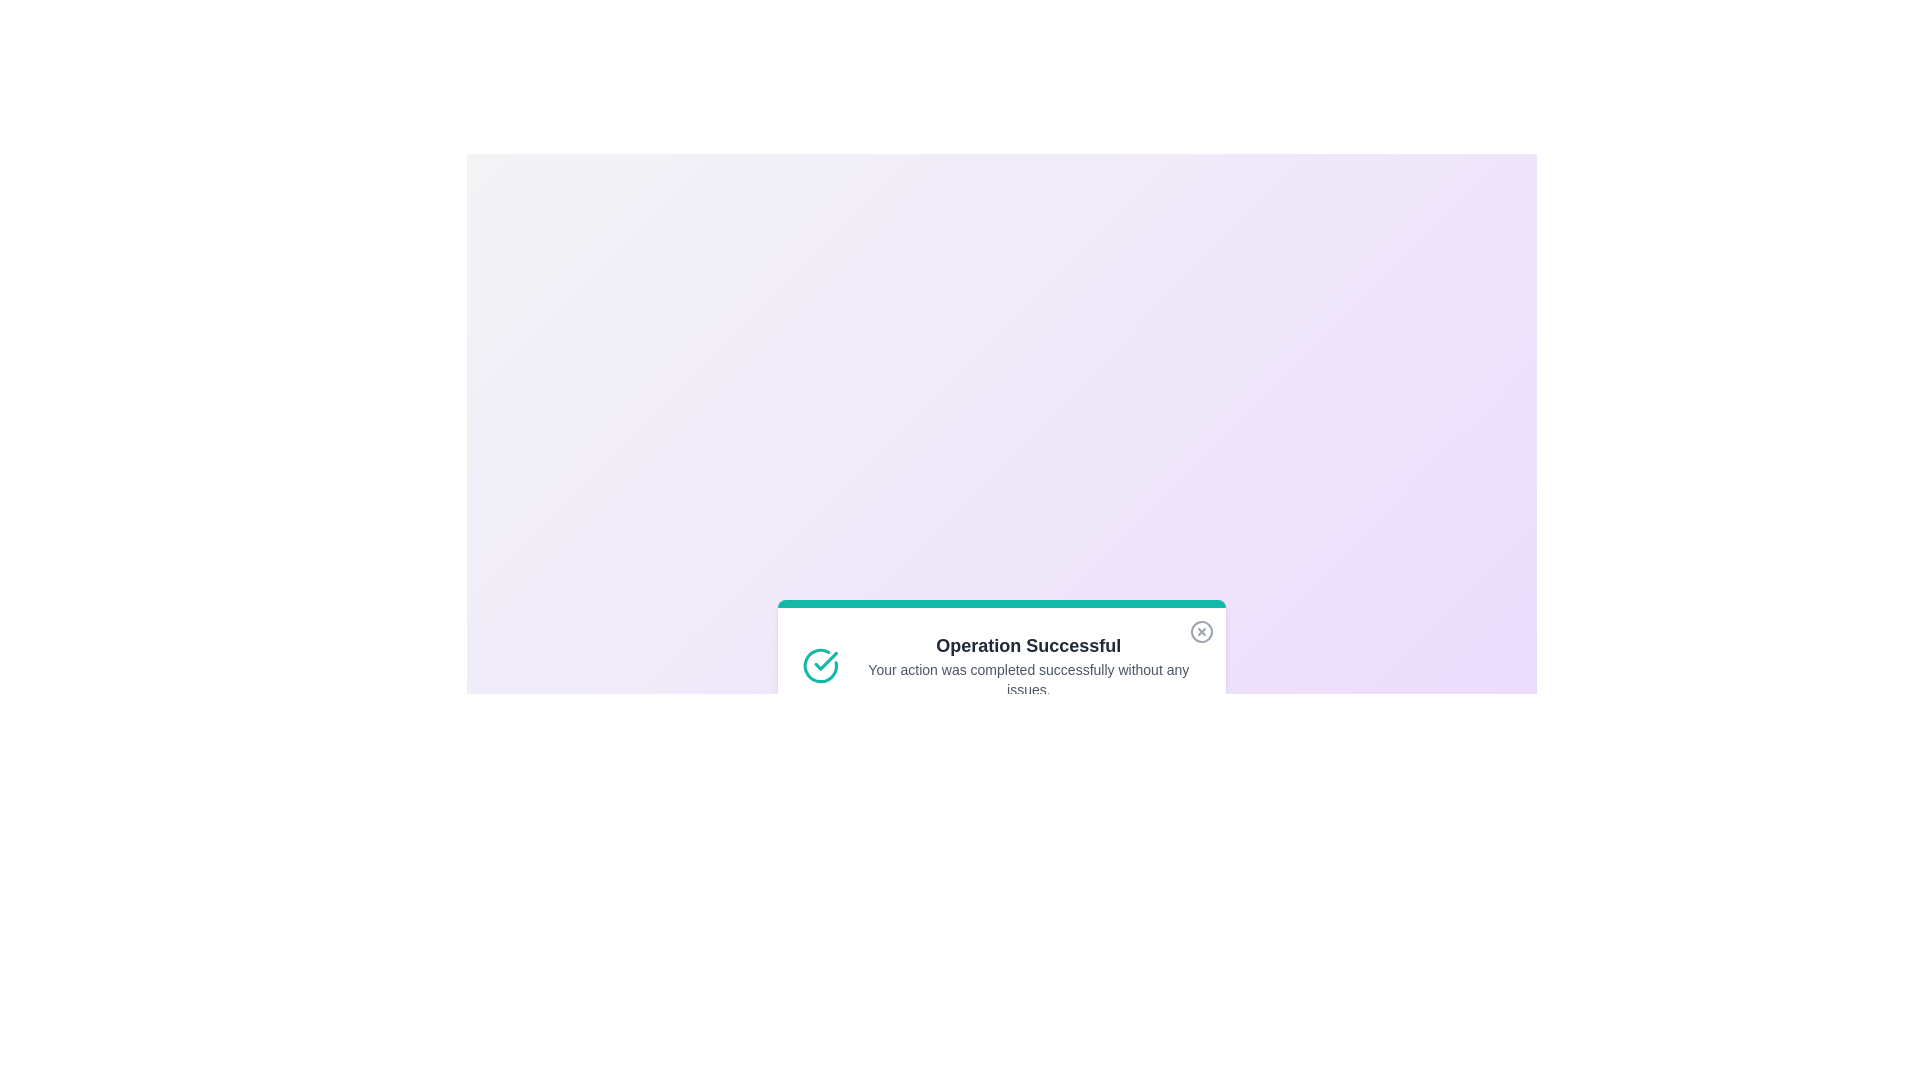 This screenshot has width=1920, height=1080. I want to click on the alert icon to inspect its details, so click(820, 666).